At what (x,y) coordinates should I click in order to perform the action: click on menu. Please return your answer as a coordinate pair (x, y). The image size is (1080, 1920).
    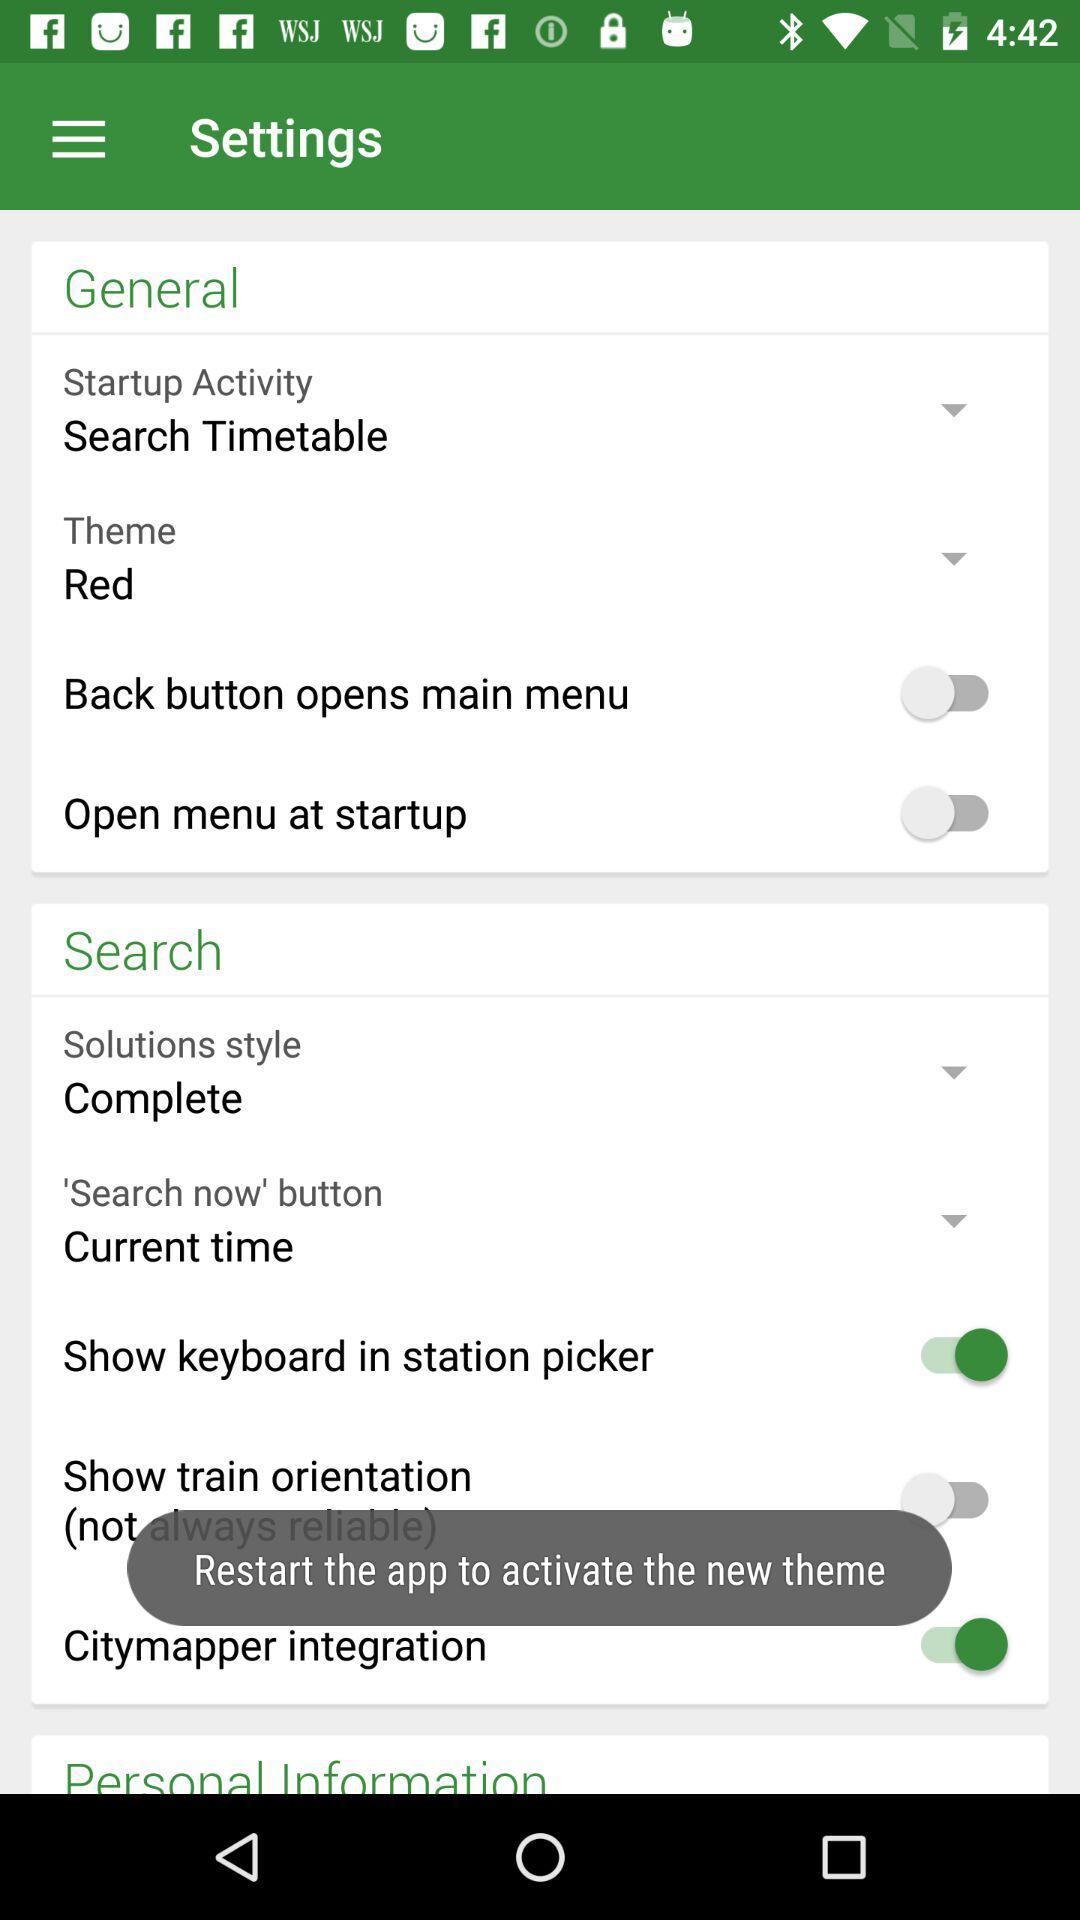
    Looking at the image, I should click on (88, 135).